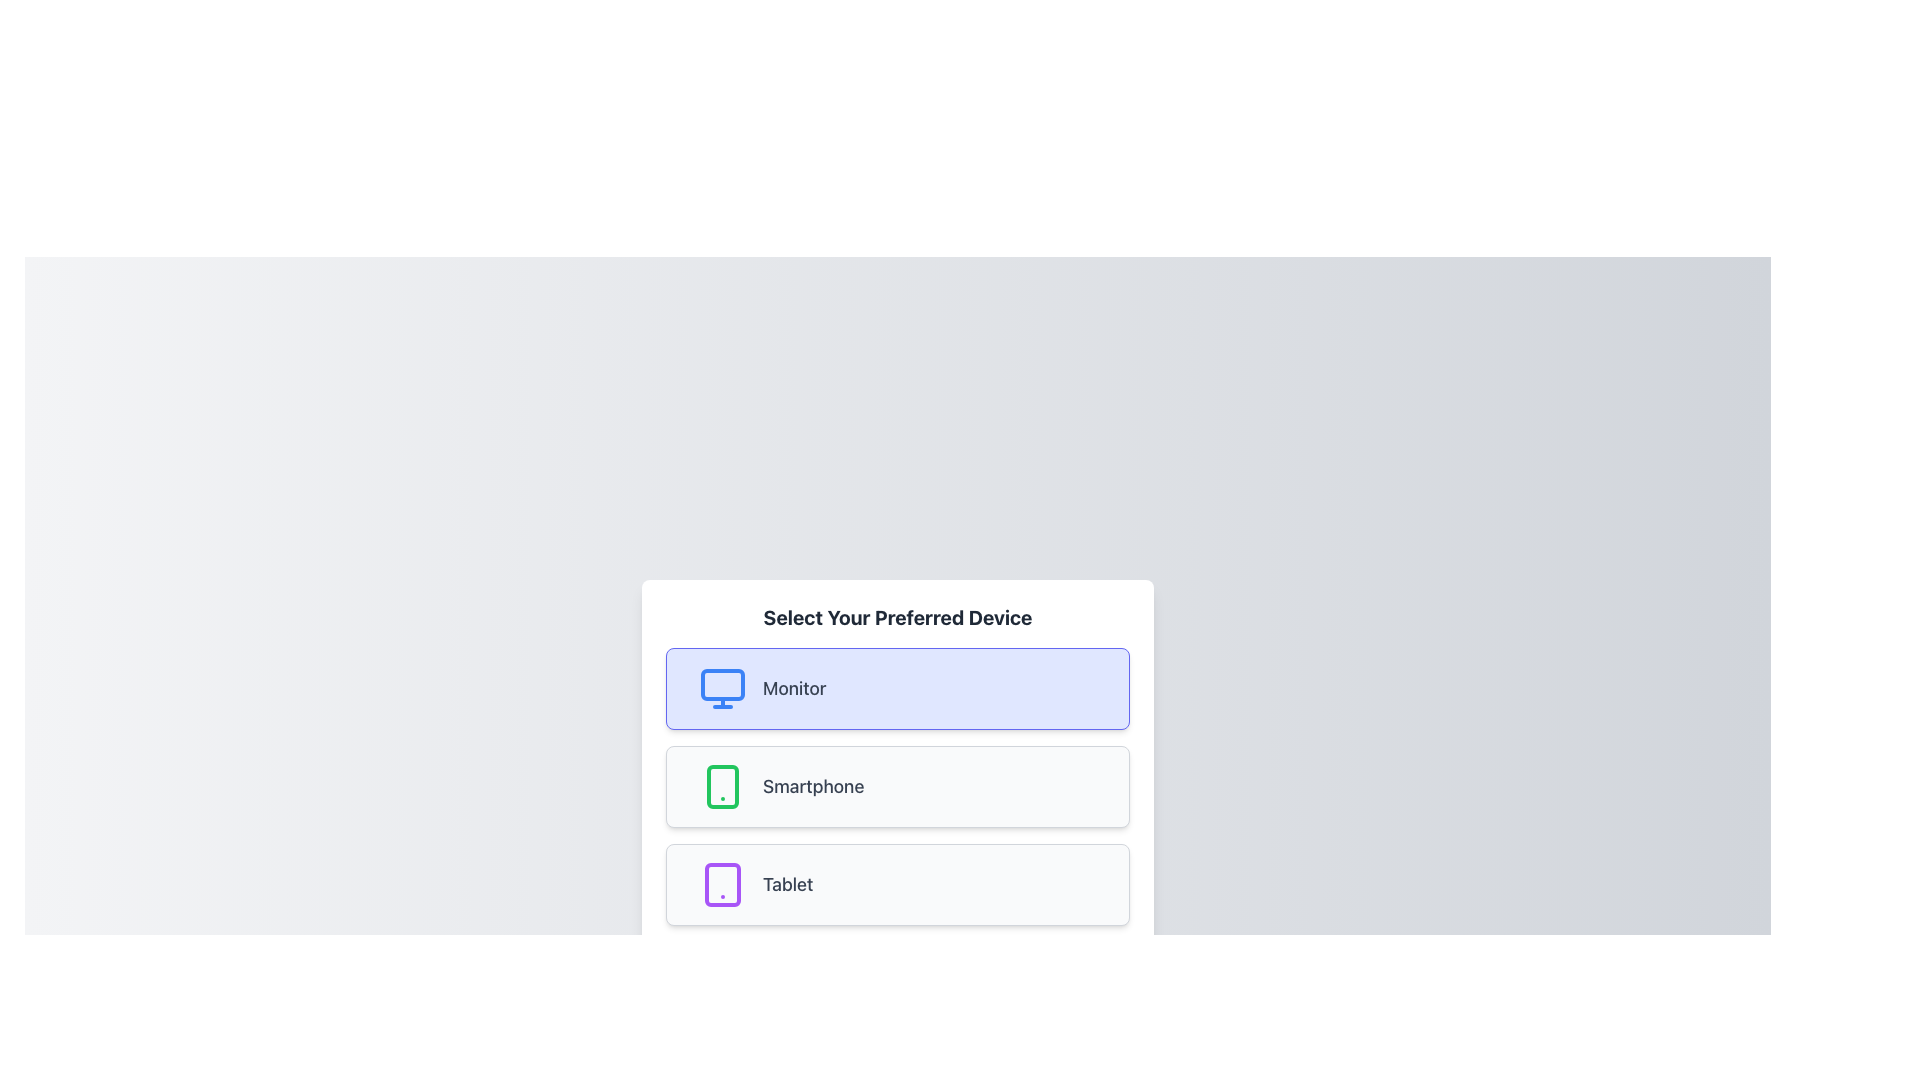 This screenshot has height=1080, width=1920. Describe the element at coordinates (813, 785) in the screenshot. I see `the text label displaying 'Smartphone' which is styled in gray color and presented in a bold font within a card-like background` at that location.